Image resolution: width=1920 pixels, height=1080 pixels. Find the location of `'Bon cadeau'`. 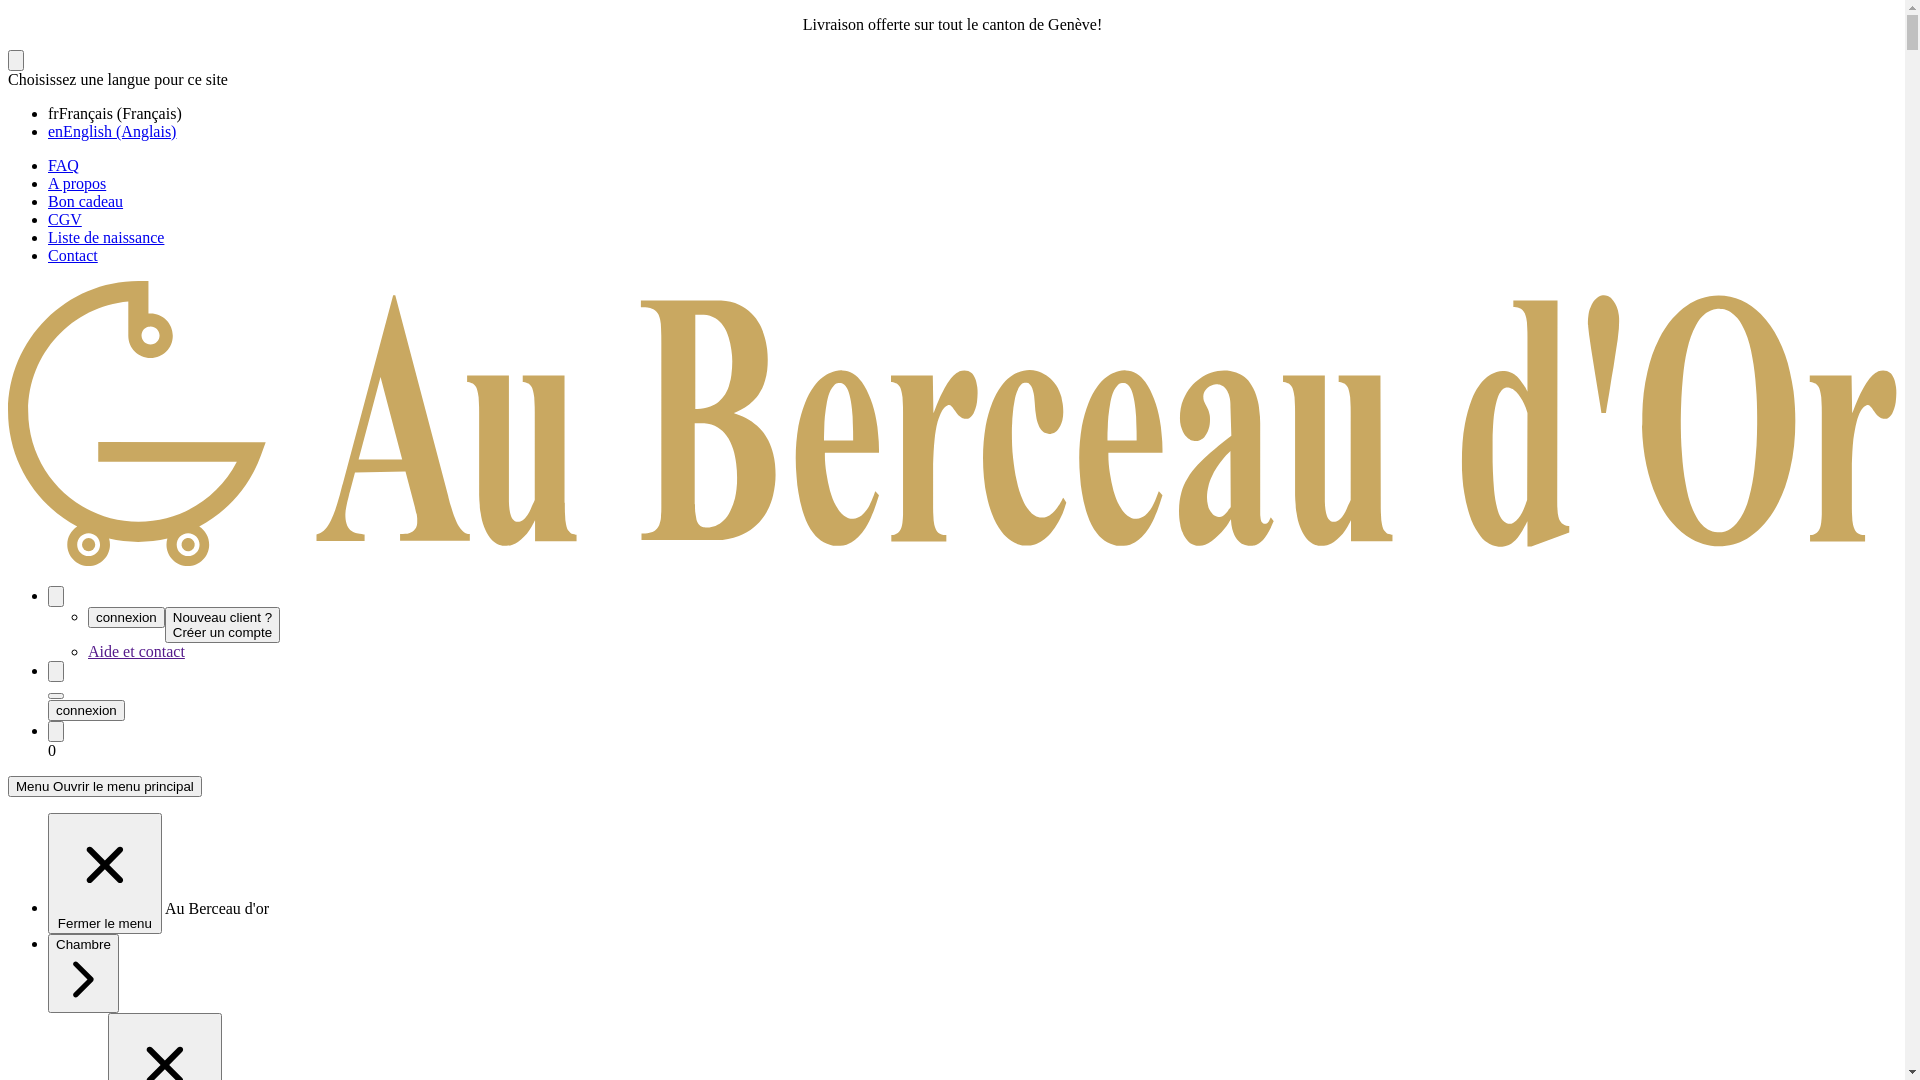

'Bon cadeau' is located at coordinates (84, 201).